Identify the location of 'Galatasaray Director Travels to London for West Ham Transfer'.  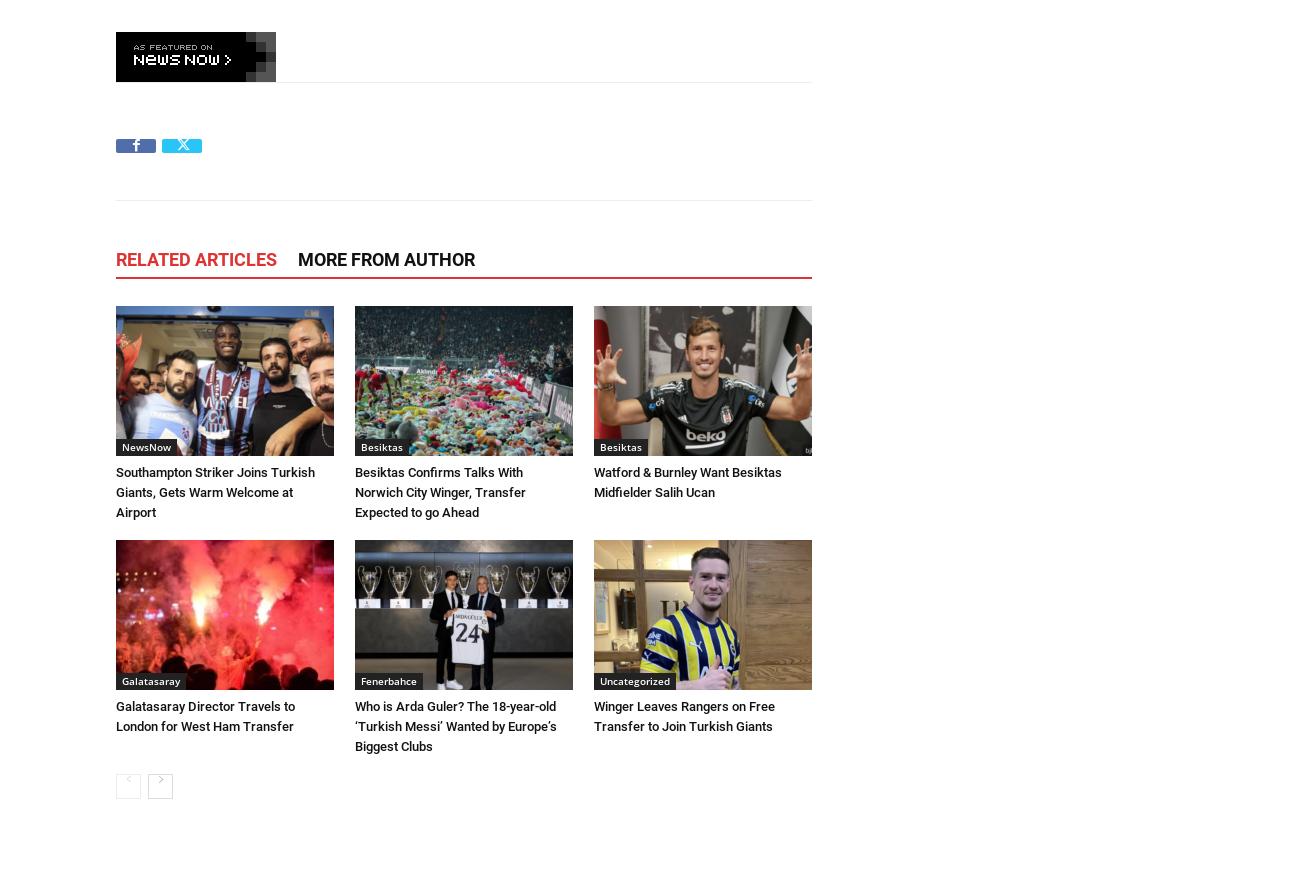
(205, 716).